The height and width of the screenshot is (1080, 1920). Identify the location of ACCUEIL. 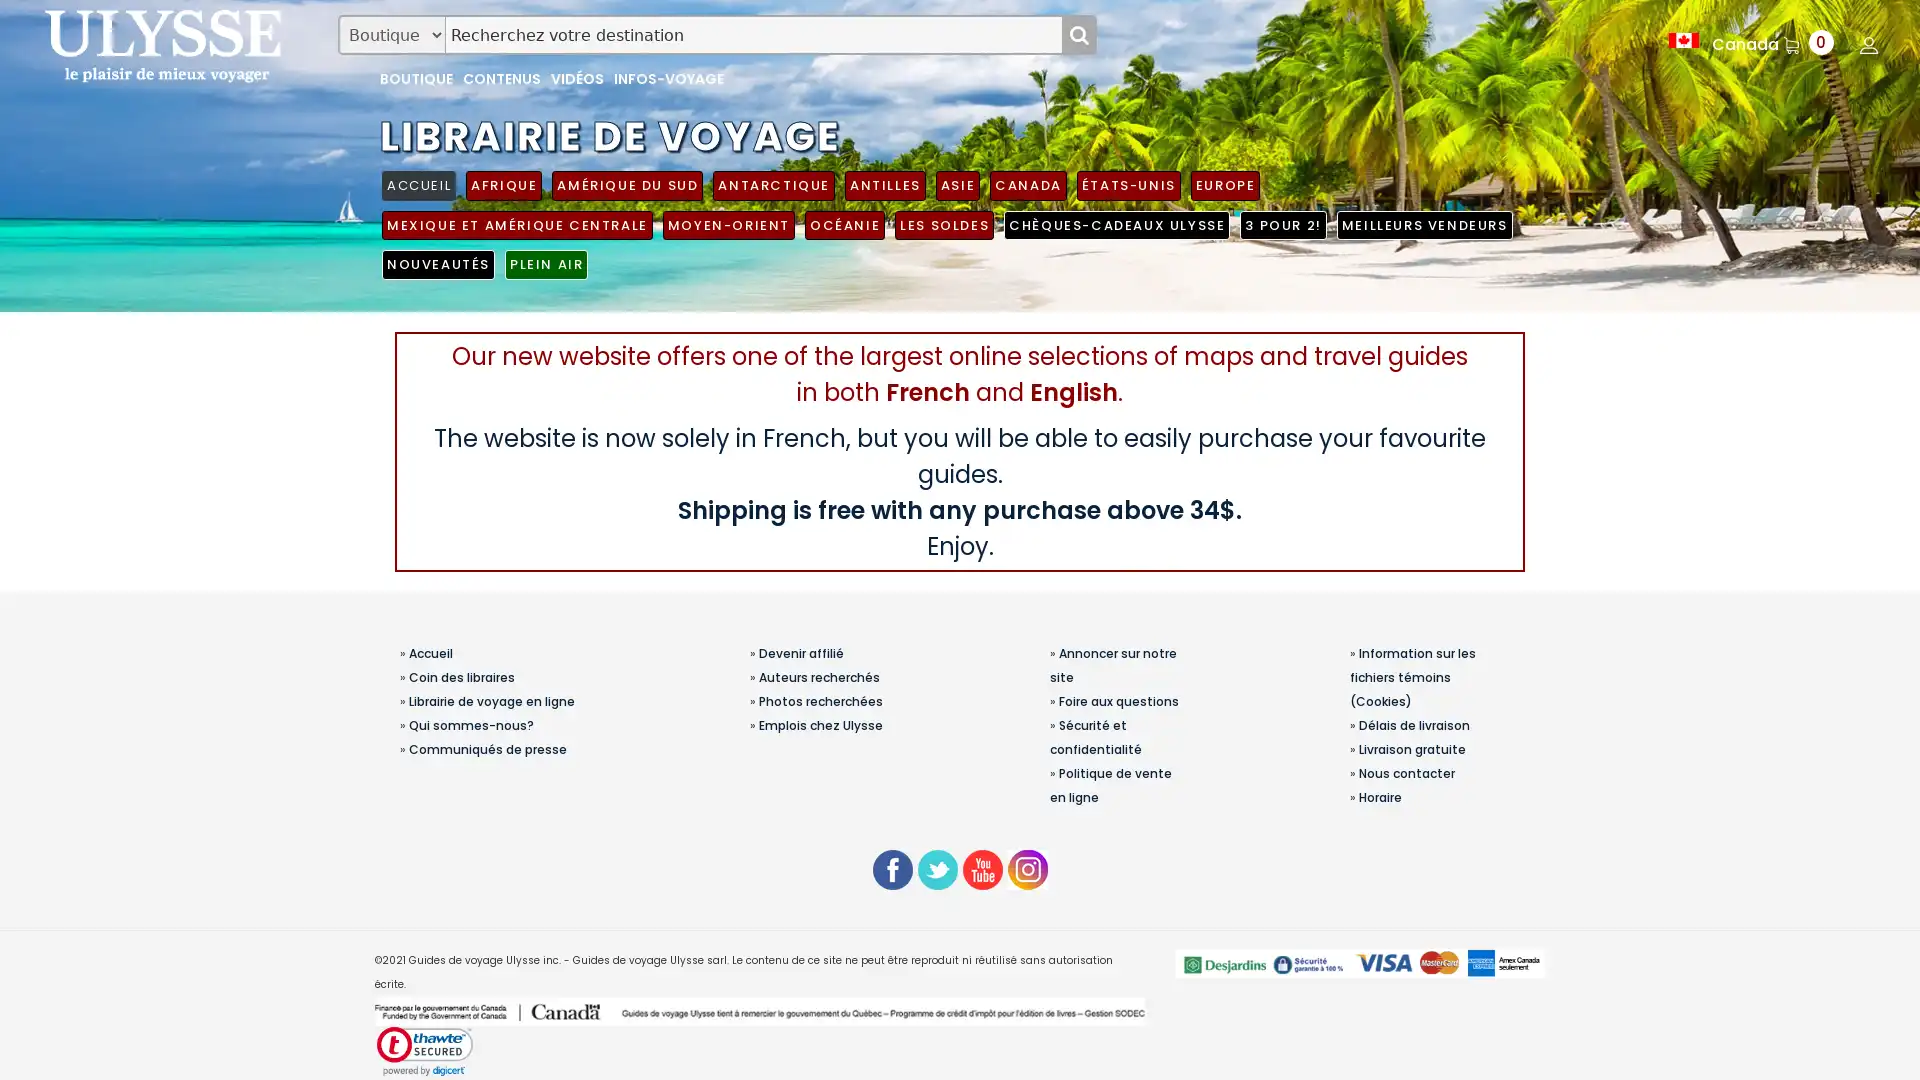
(417, 185).